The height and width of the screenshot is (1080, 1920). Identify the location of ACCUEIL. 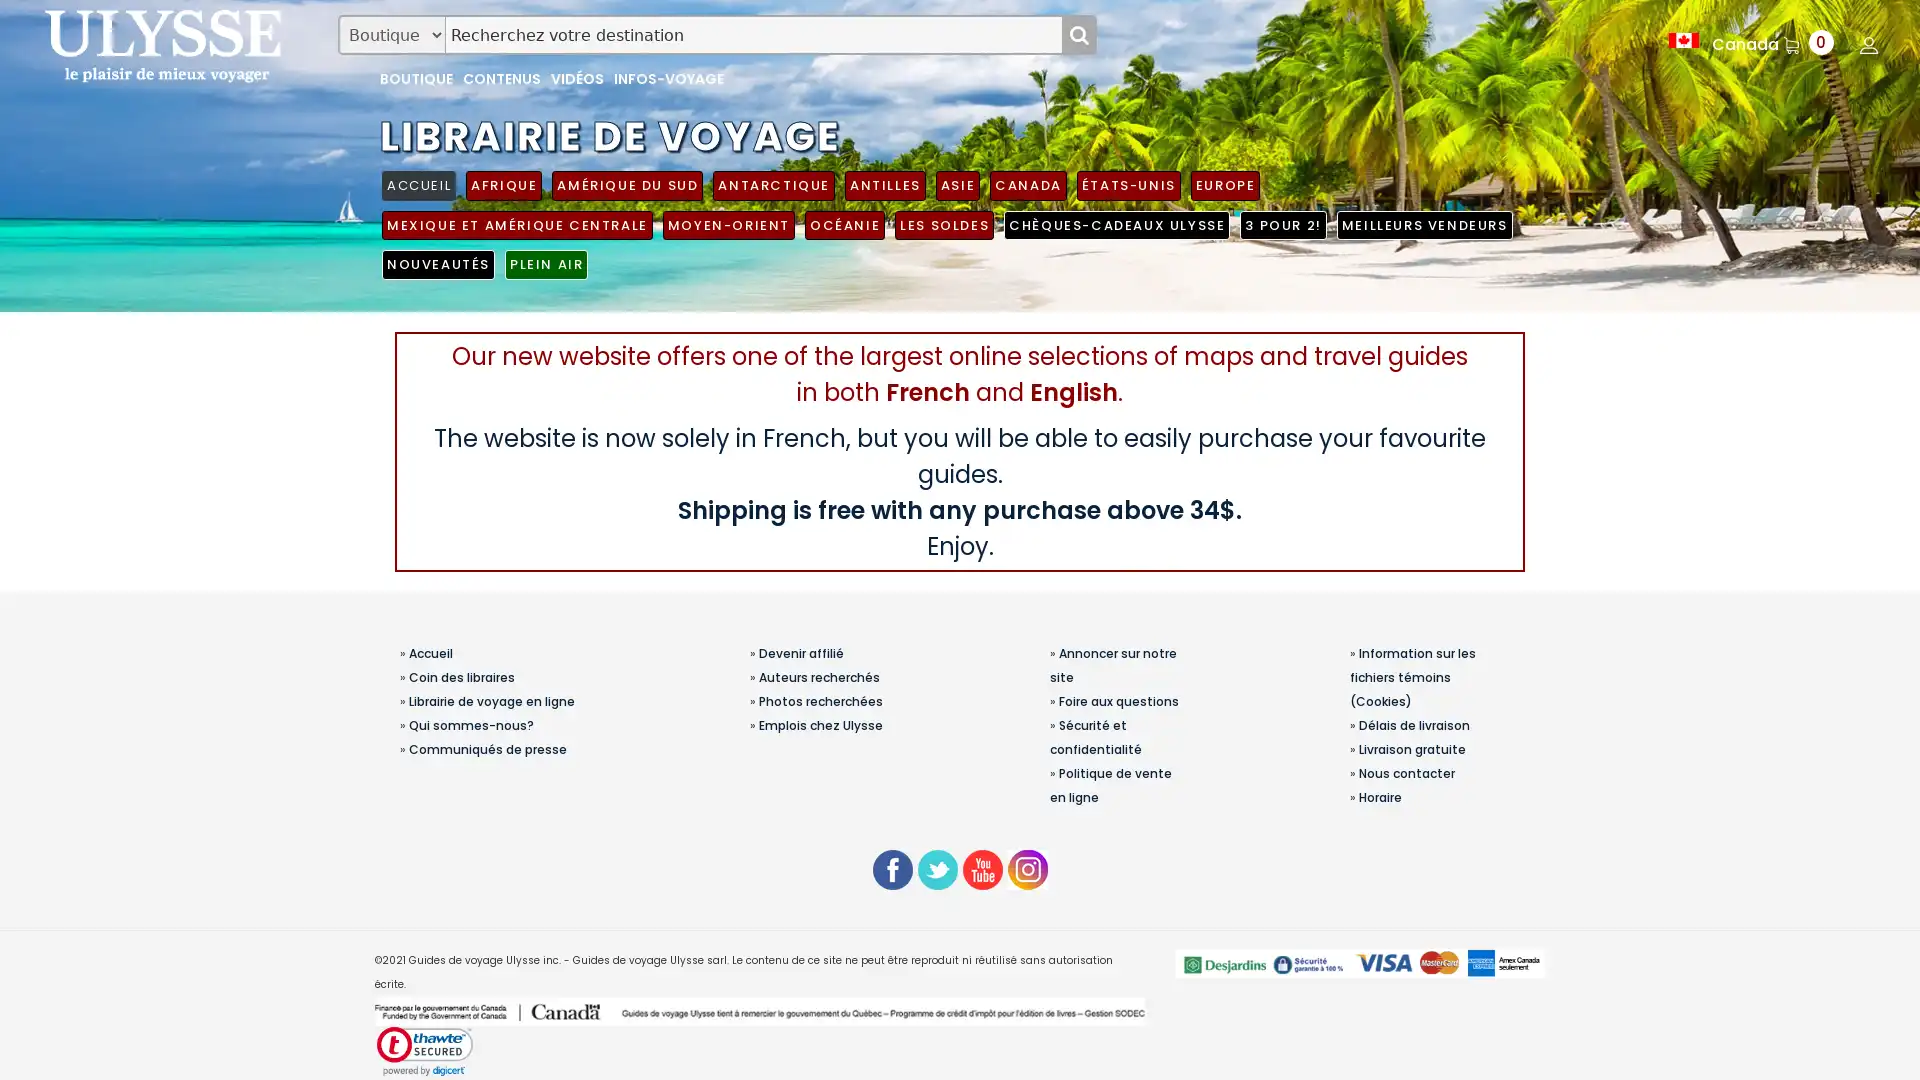
(417, 185).